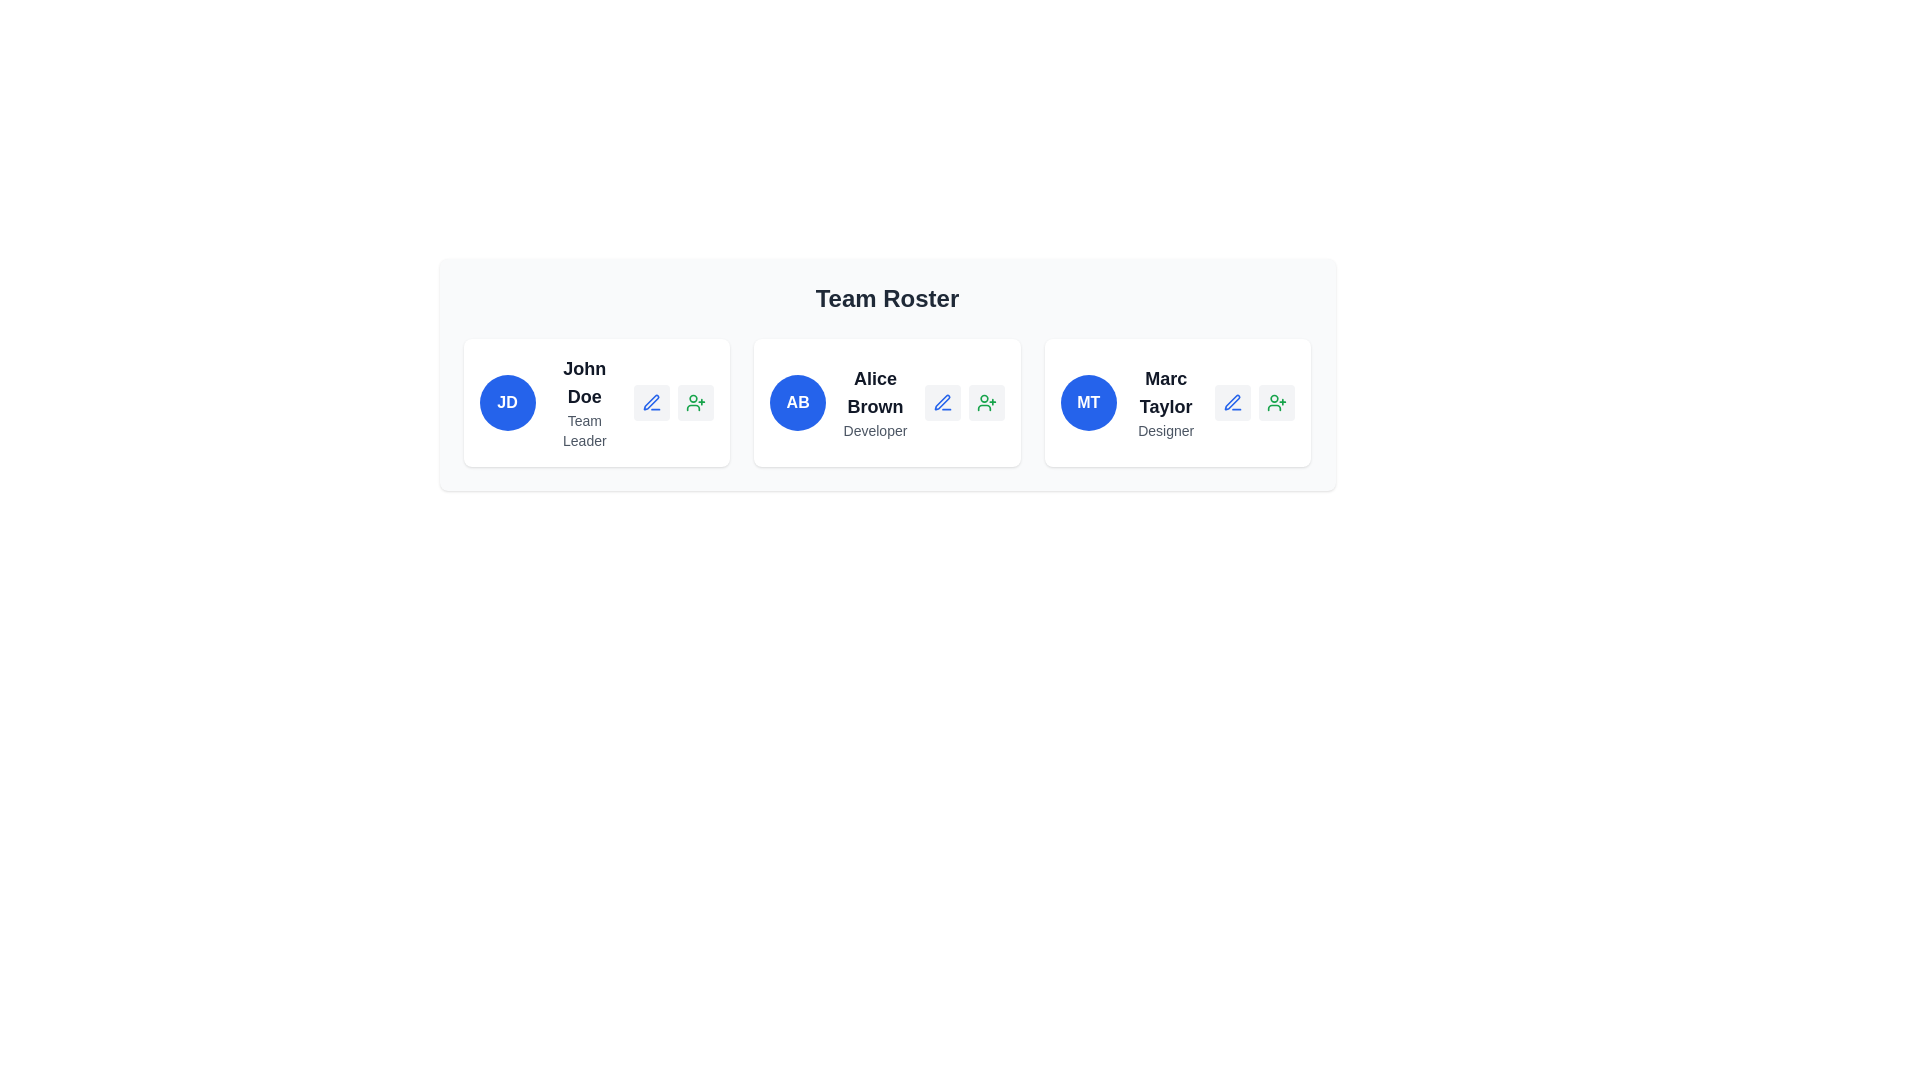 The width and height of the screenshot is (1920, 1080). What do you see at coordinates (941, 402) in the screenshot?
I see `the SVG Icon resembling a pen used for editing, located in the card for 'Alice Brown'` at bounding box center [941, 402].